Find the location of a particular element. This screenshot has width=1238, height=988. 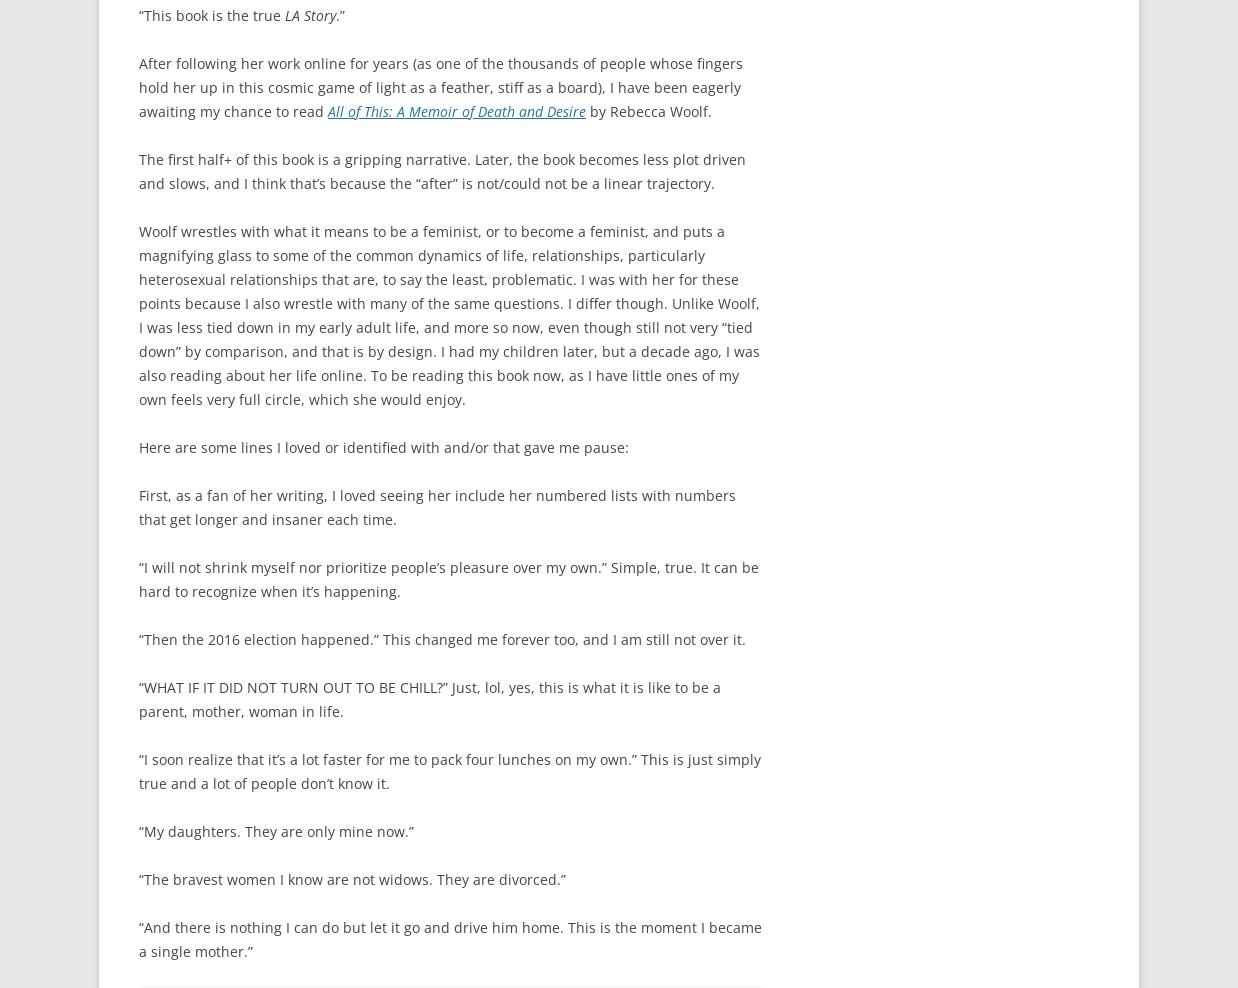

'“Then the 2016 election happened.” This changed me forever too, and I am still not over it.' is located at coordinates (441, 638).